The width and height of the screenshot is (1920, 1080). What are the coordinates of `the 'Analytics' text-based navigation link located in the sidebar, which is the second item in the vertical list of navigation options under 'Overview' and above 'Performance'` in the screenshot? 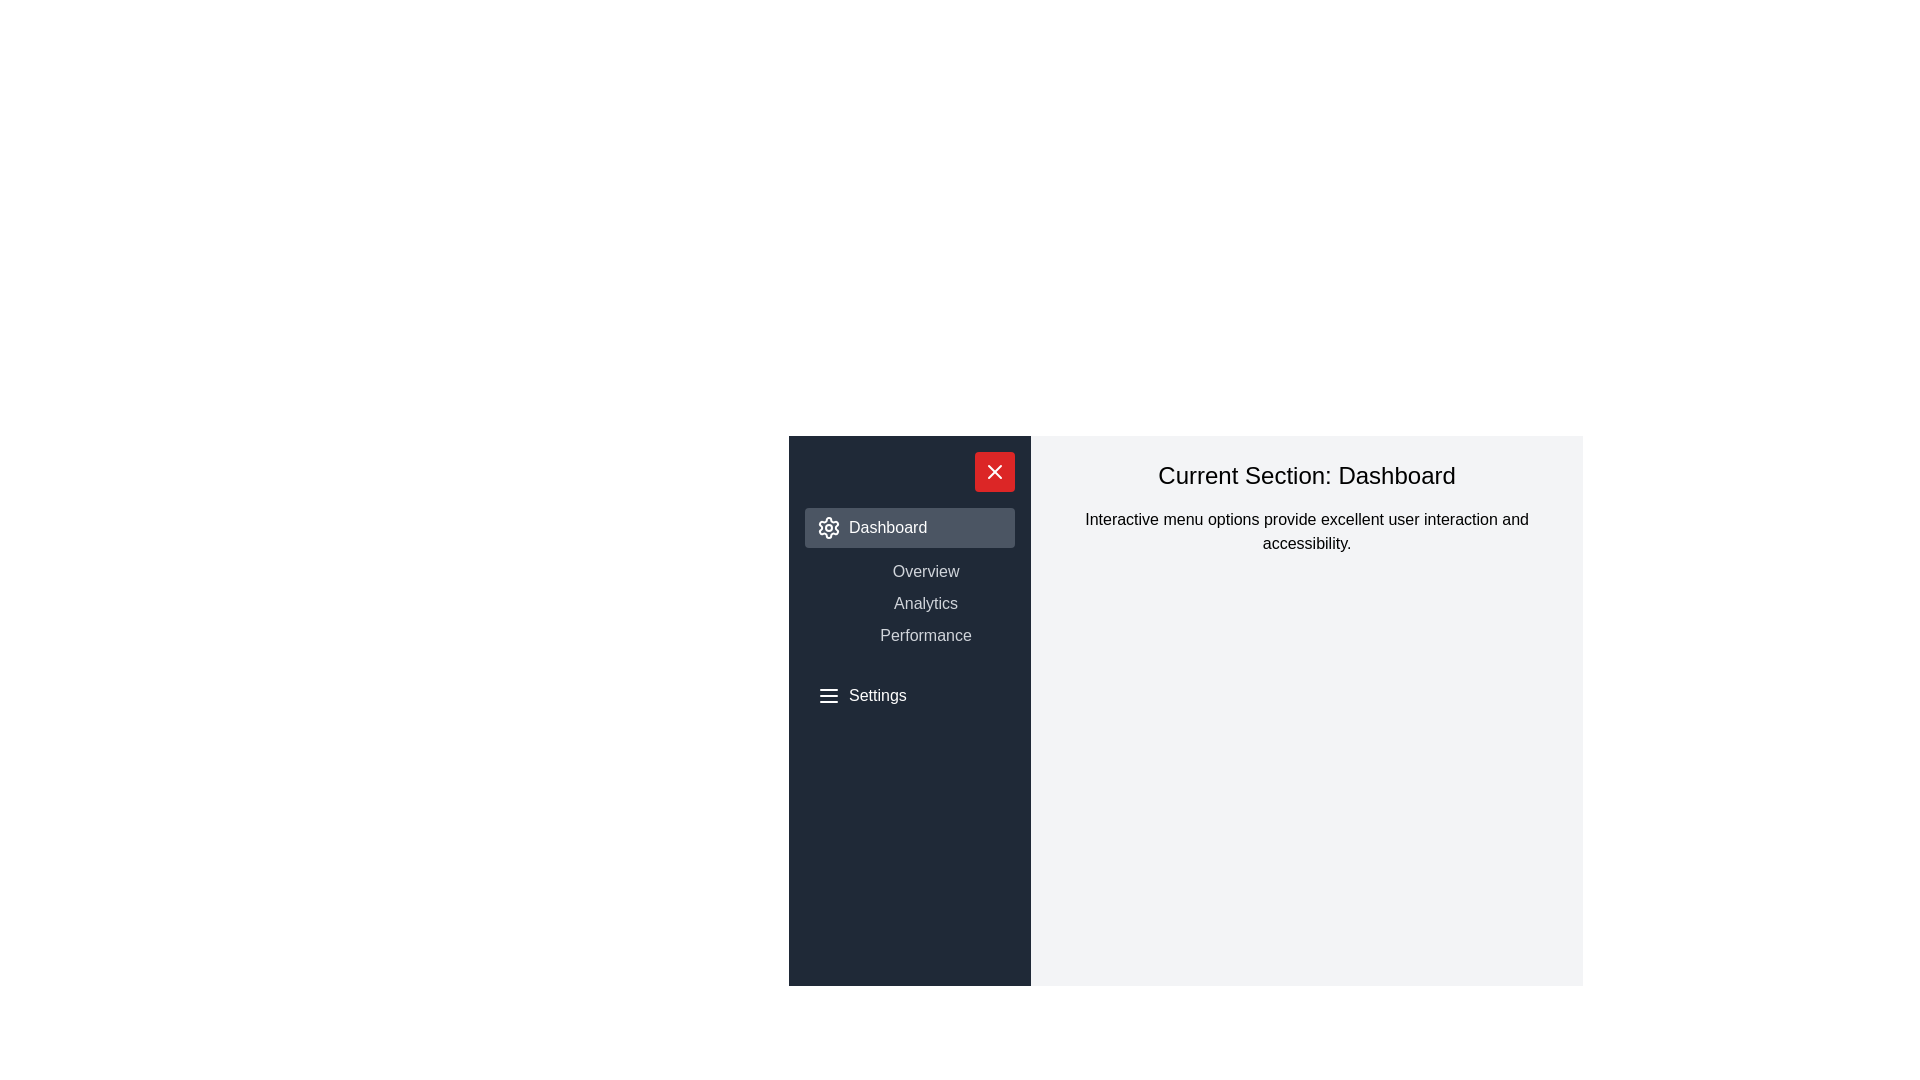 It's located at (909, 603).